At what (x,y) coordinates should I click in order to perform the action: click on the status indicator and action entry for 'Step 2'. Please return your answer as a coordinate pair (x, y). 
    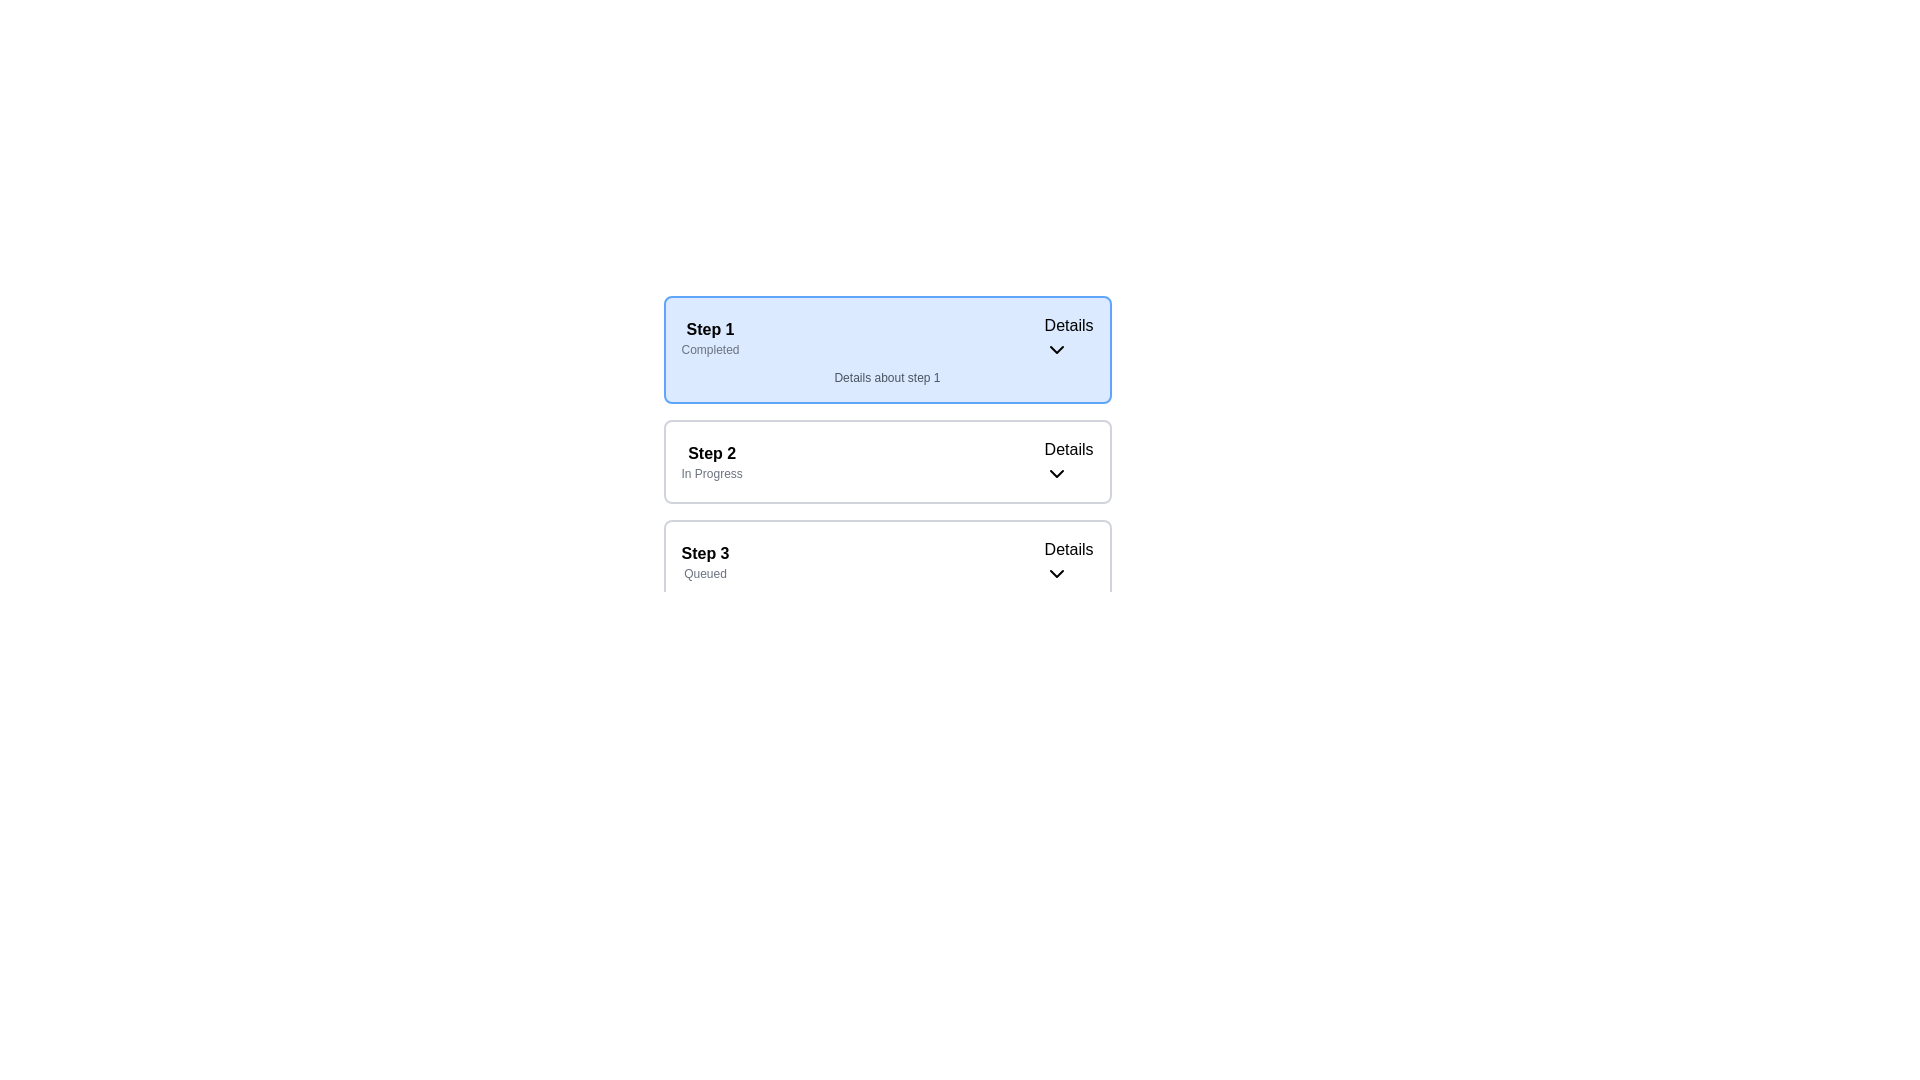
    Looking at the image, I should click on (886, 450).